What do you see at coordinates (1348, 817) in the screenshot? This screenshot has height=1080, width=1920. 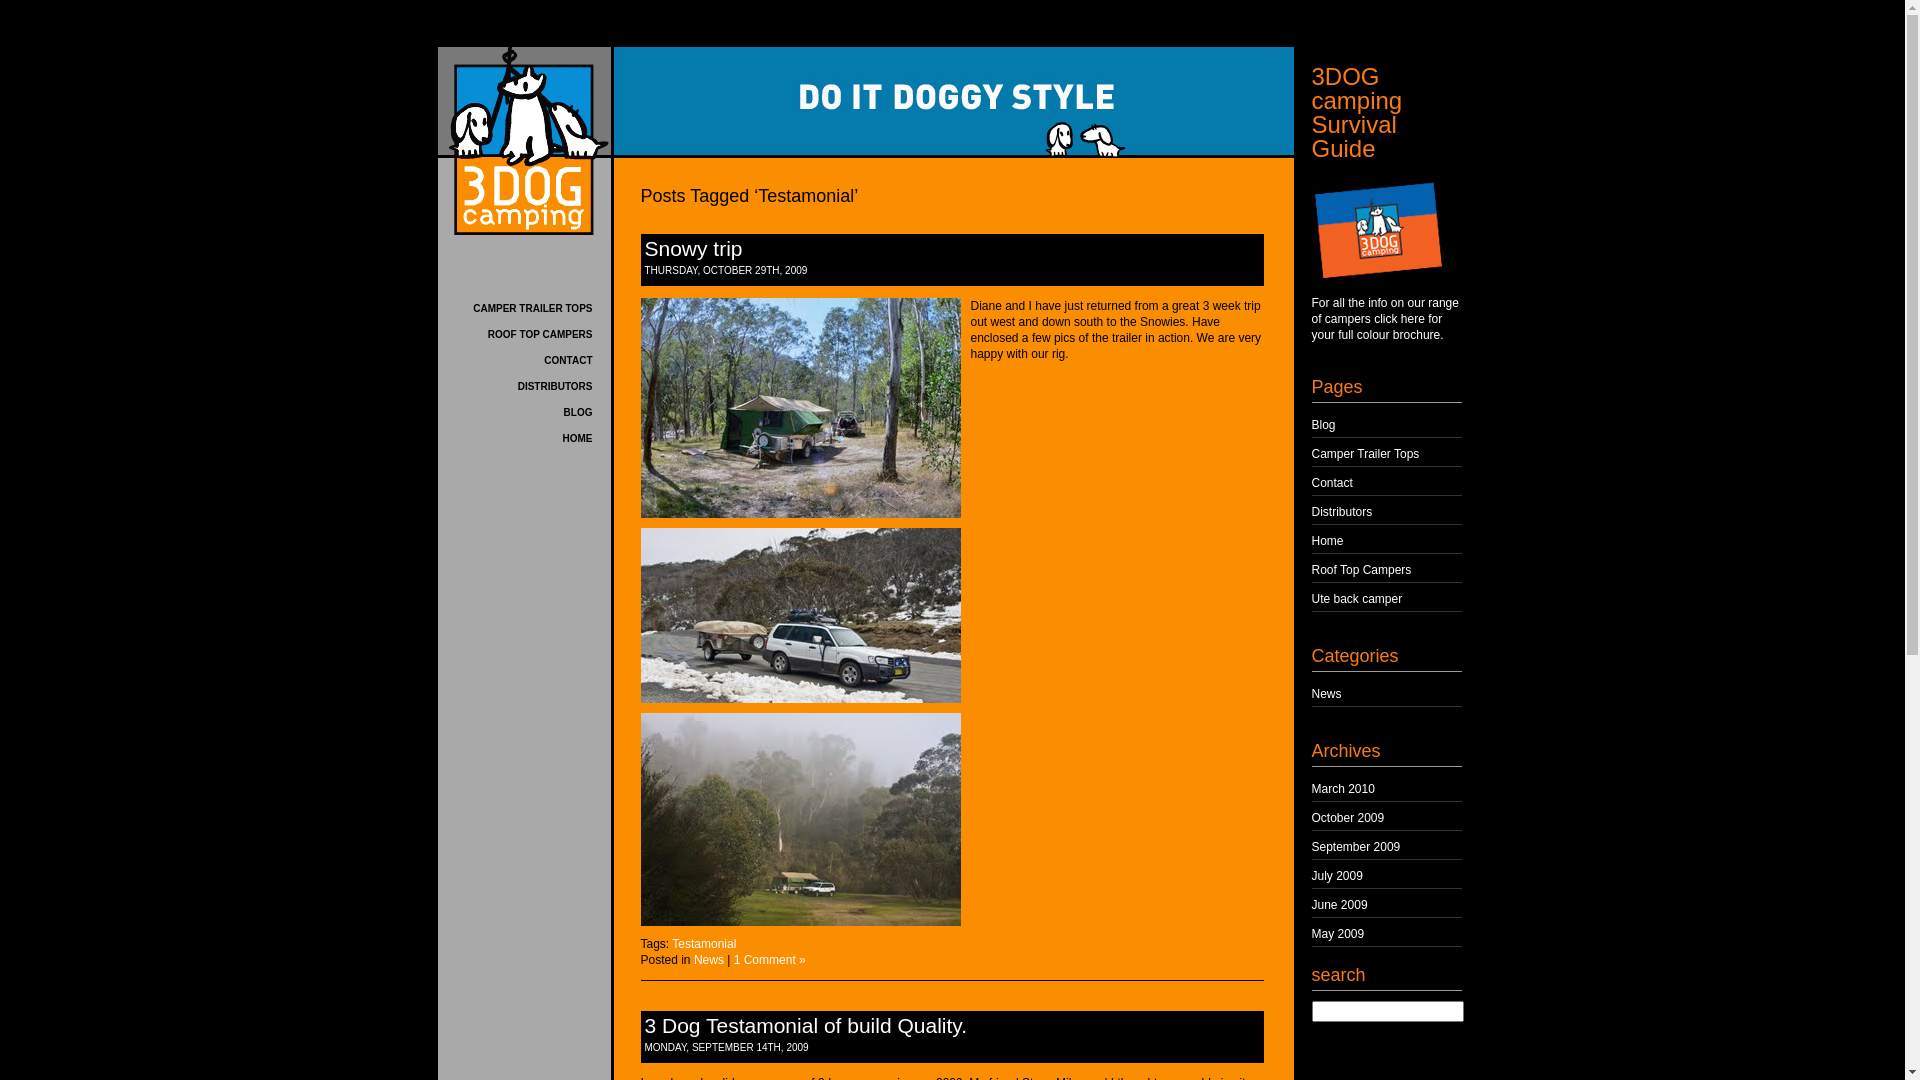 I see `'October 2009'` at bounding box center [1348, 817].